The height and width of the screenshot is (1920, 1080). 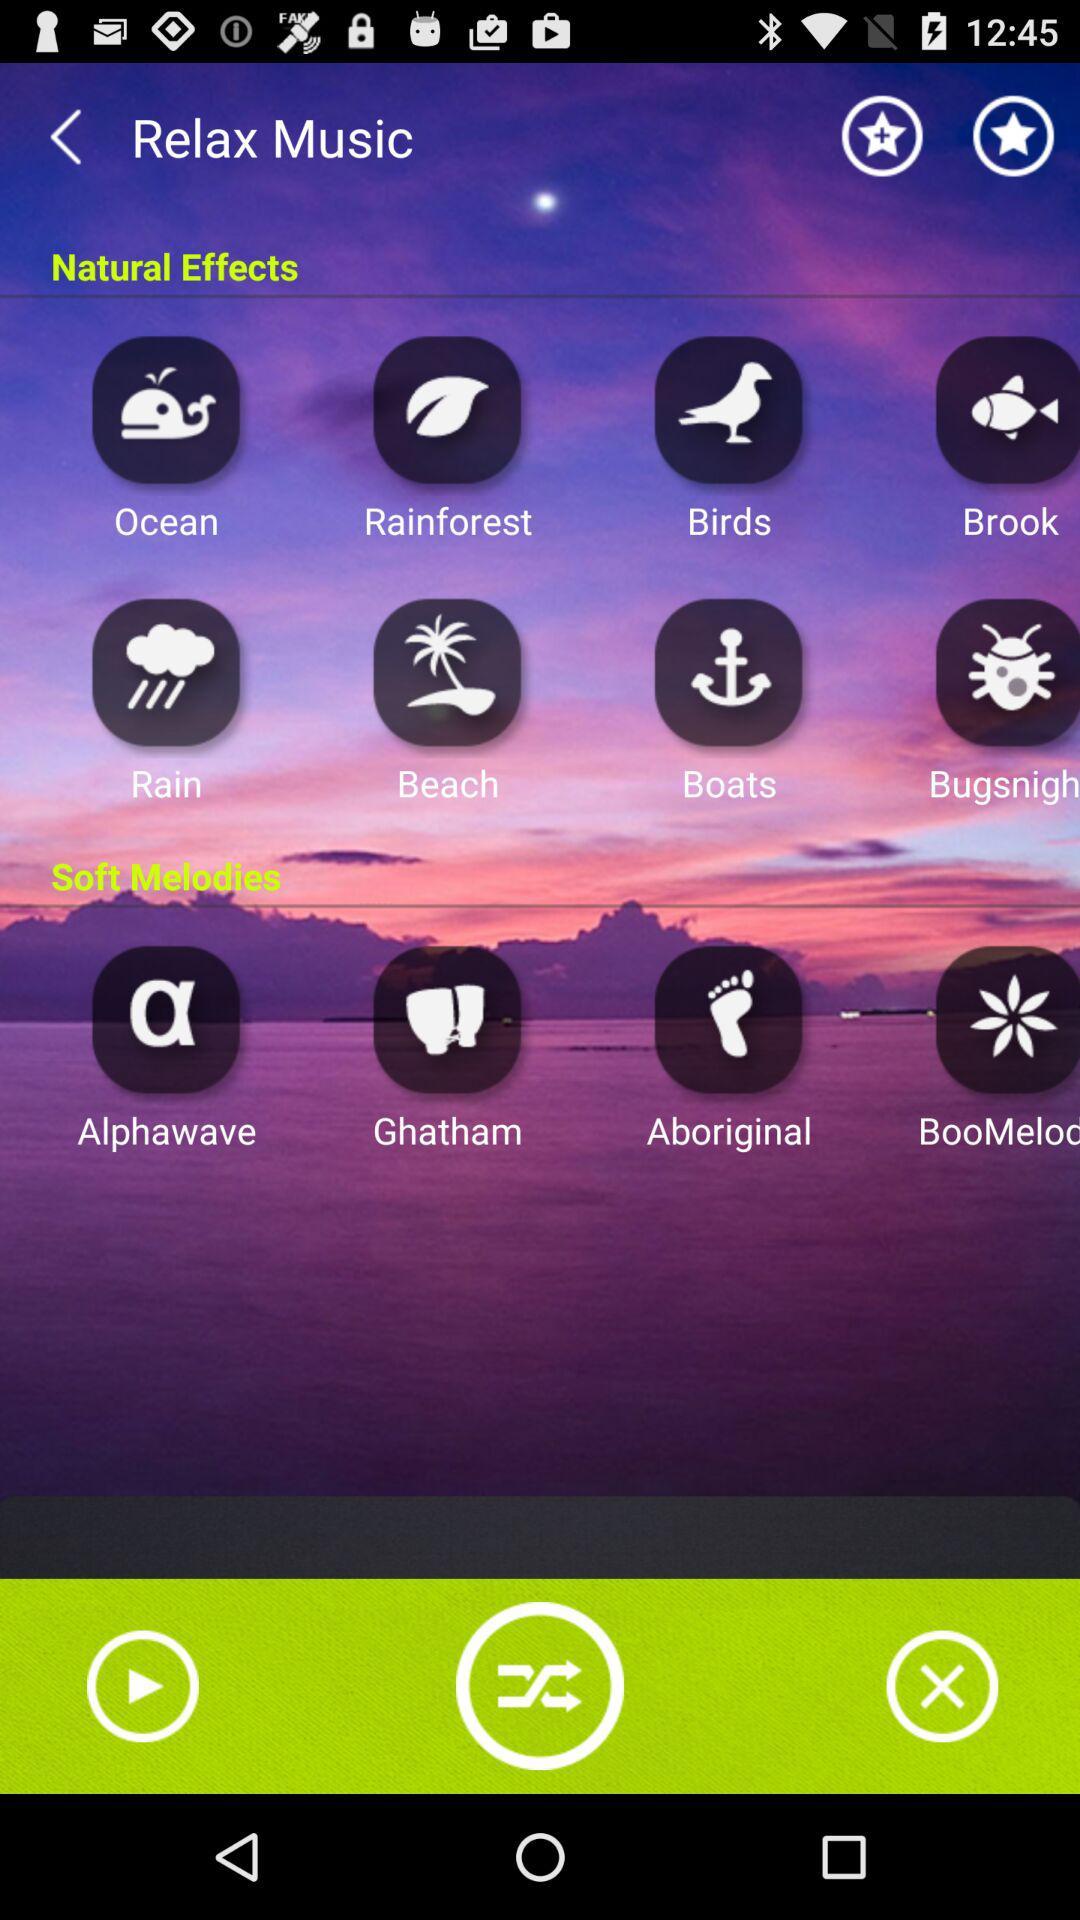 I want to click on the star icon, so click(x=882, y=145).